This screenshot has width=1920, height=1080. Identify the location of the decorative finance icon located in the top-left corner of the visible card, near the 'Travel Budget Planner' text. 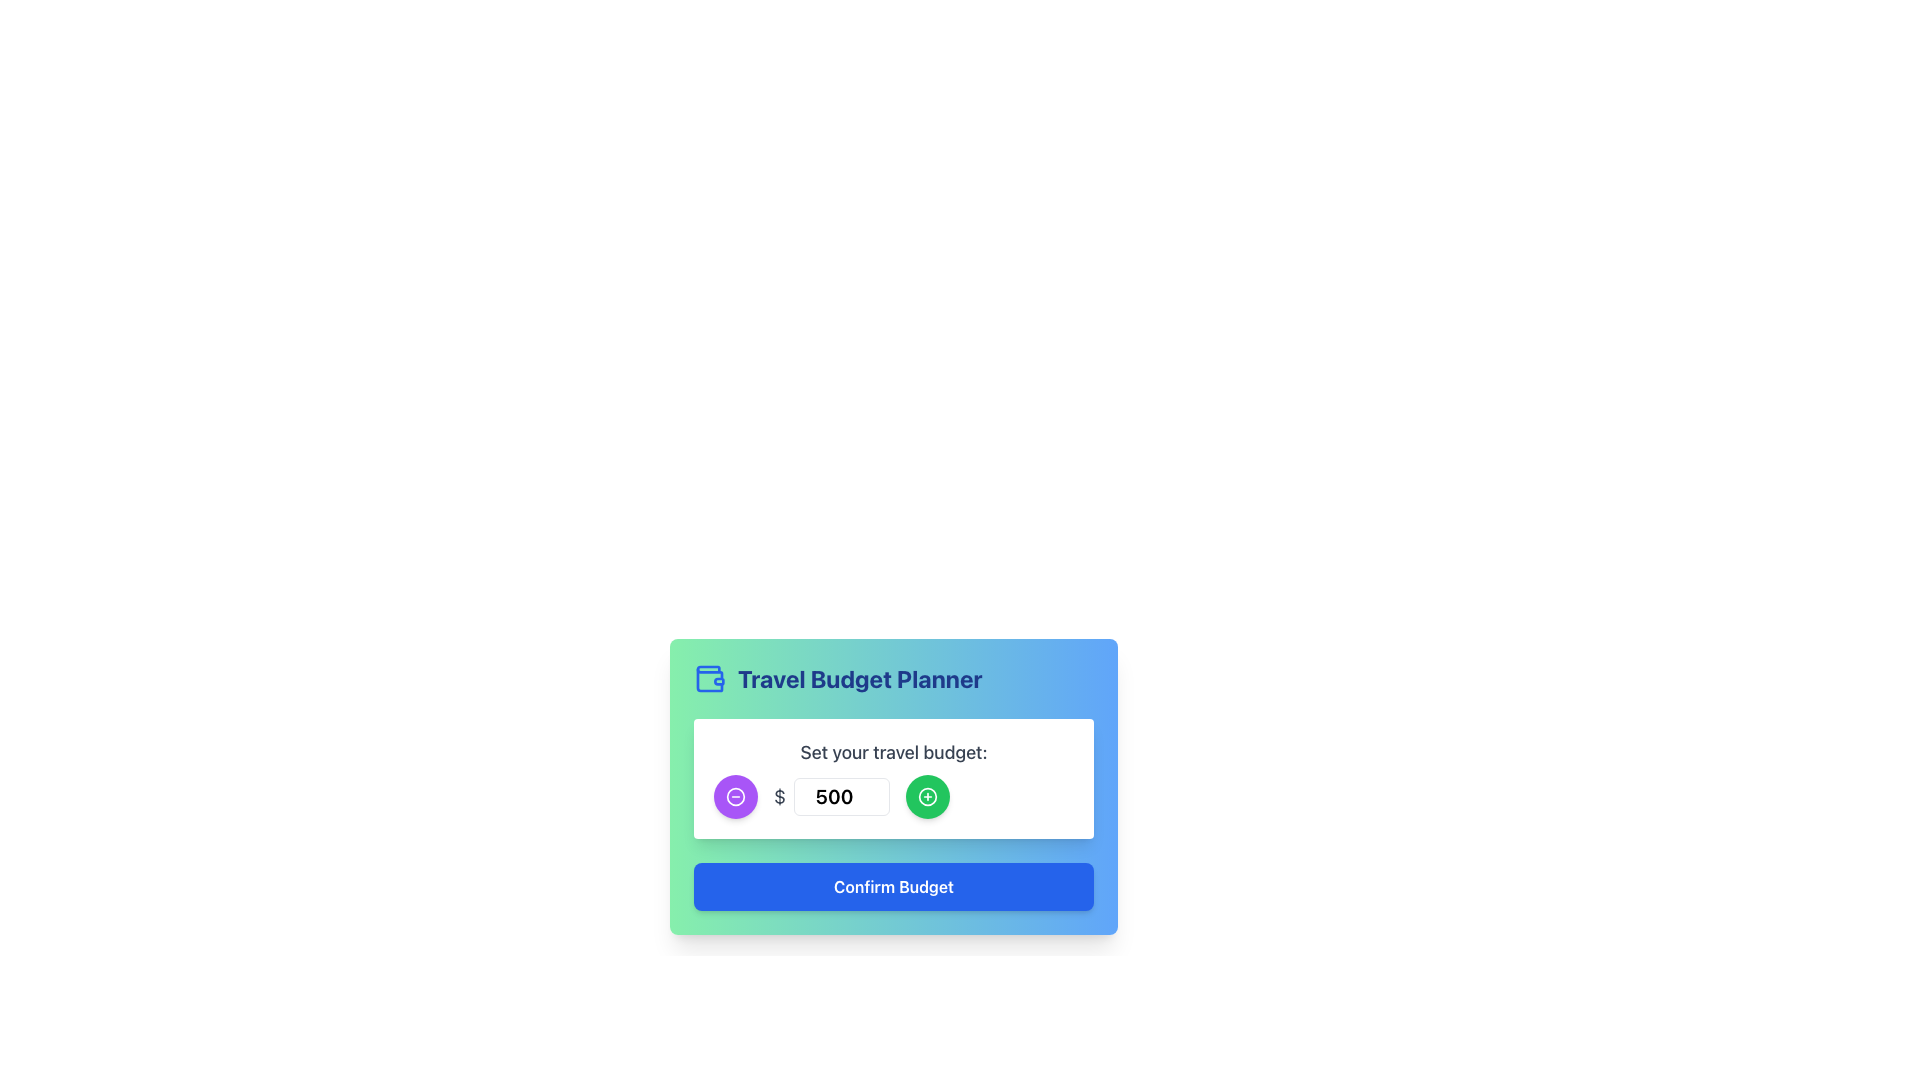
(710, 675).